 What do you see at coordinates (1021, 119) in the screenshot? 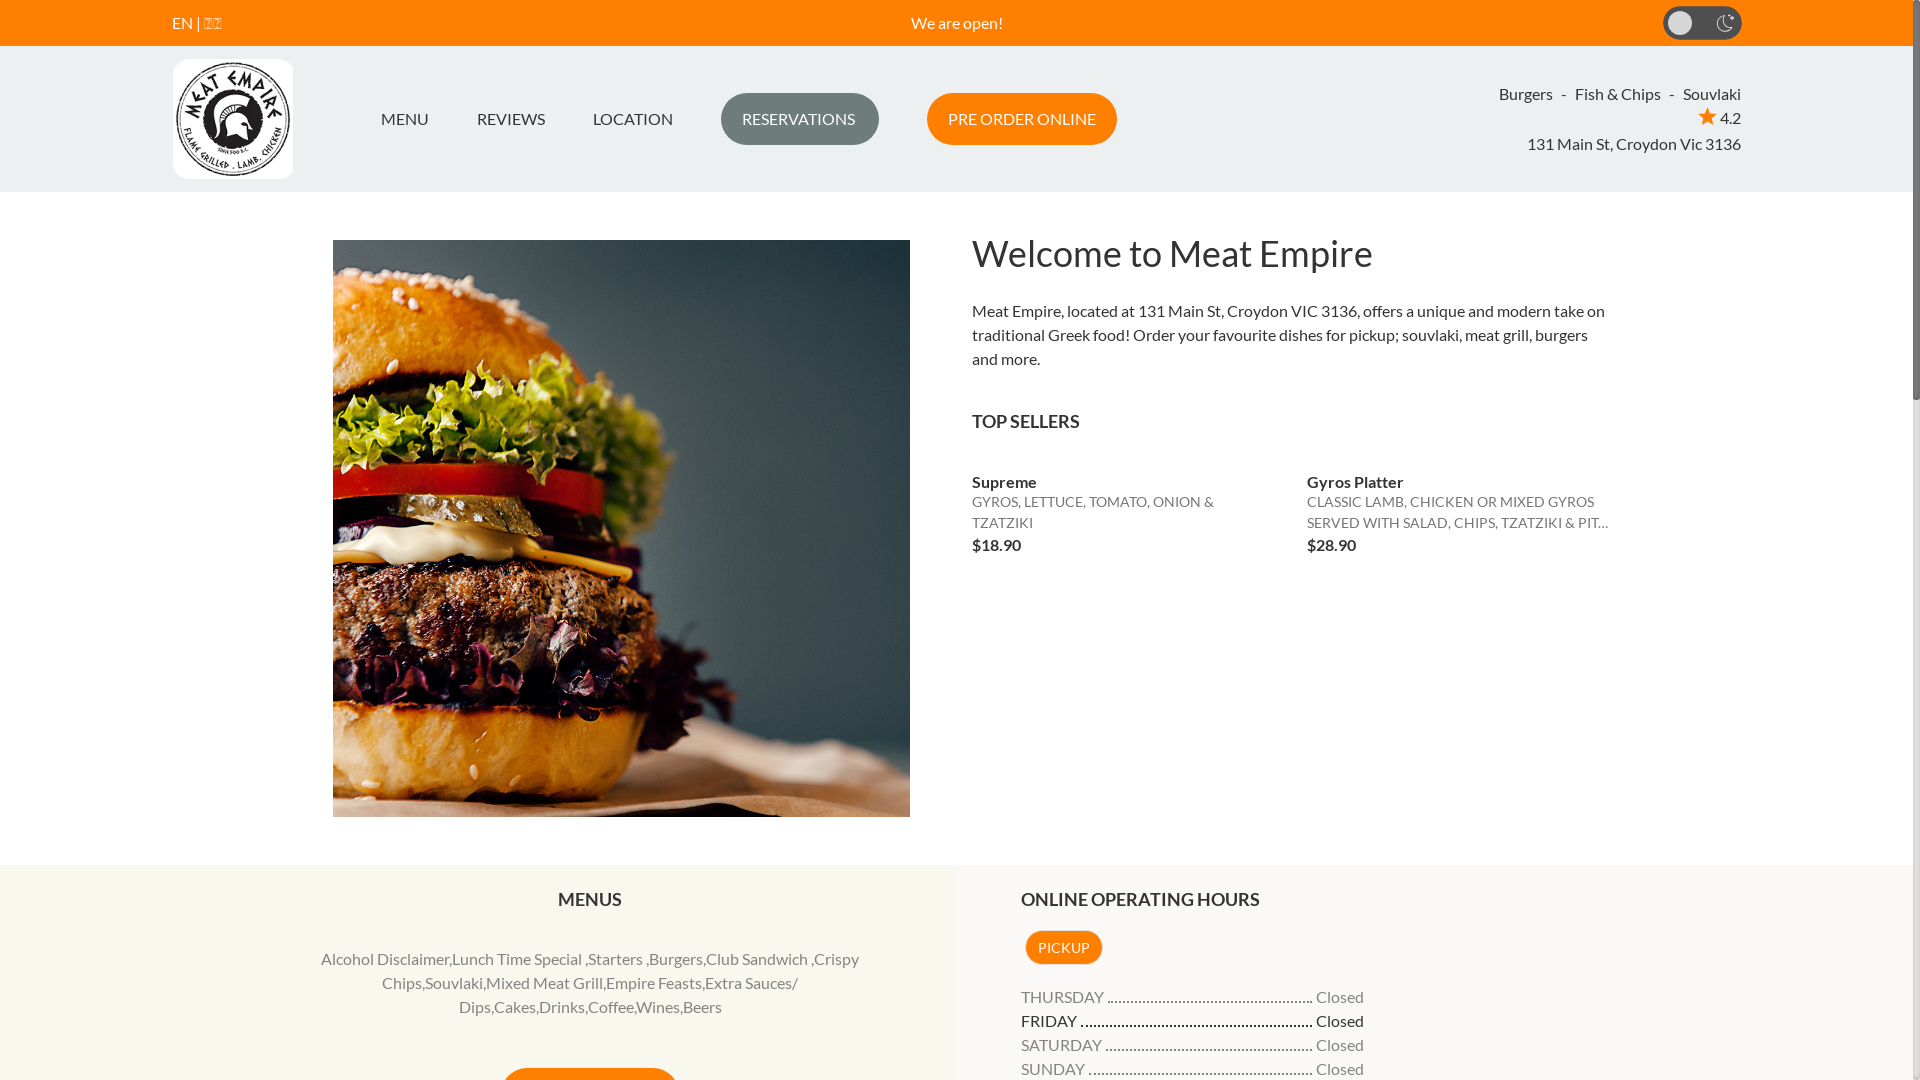
I see `'PRE ORDER ONLINE'` at bounding box center [1021, 119].